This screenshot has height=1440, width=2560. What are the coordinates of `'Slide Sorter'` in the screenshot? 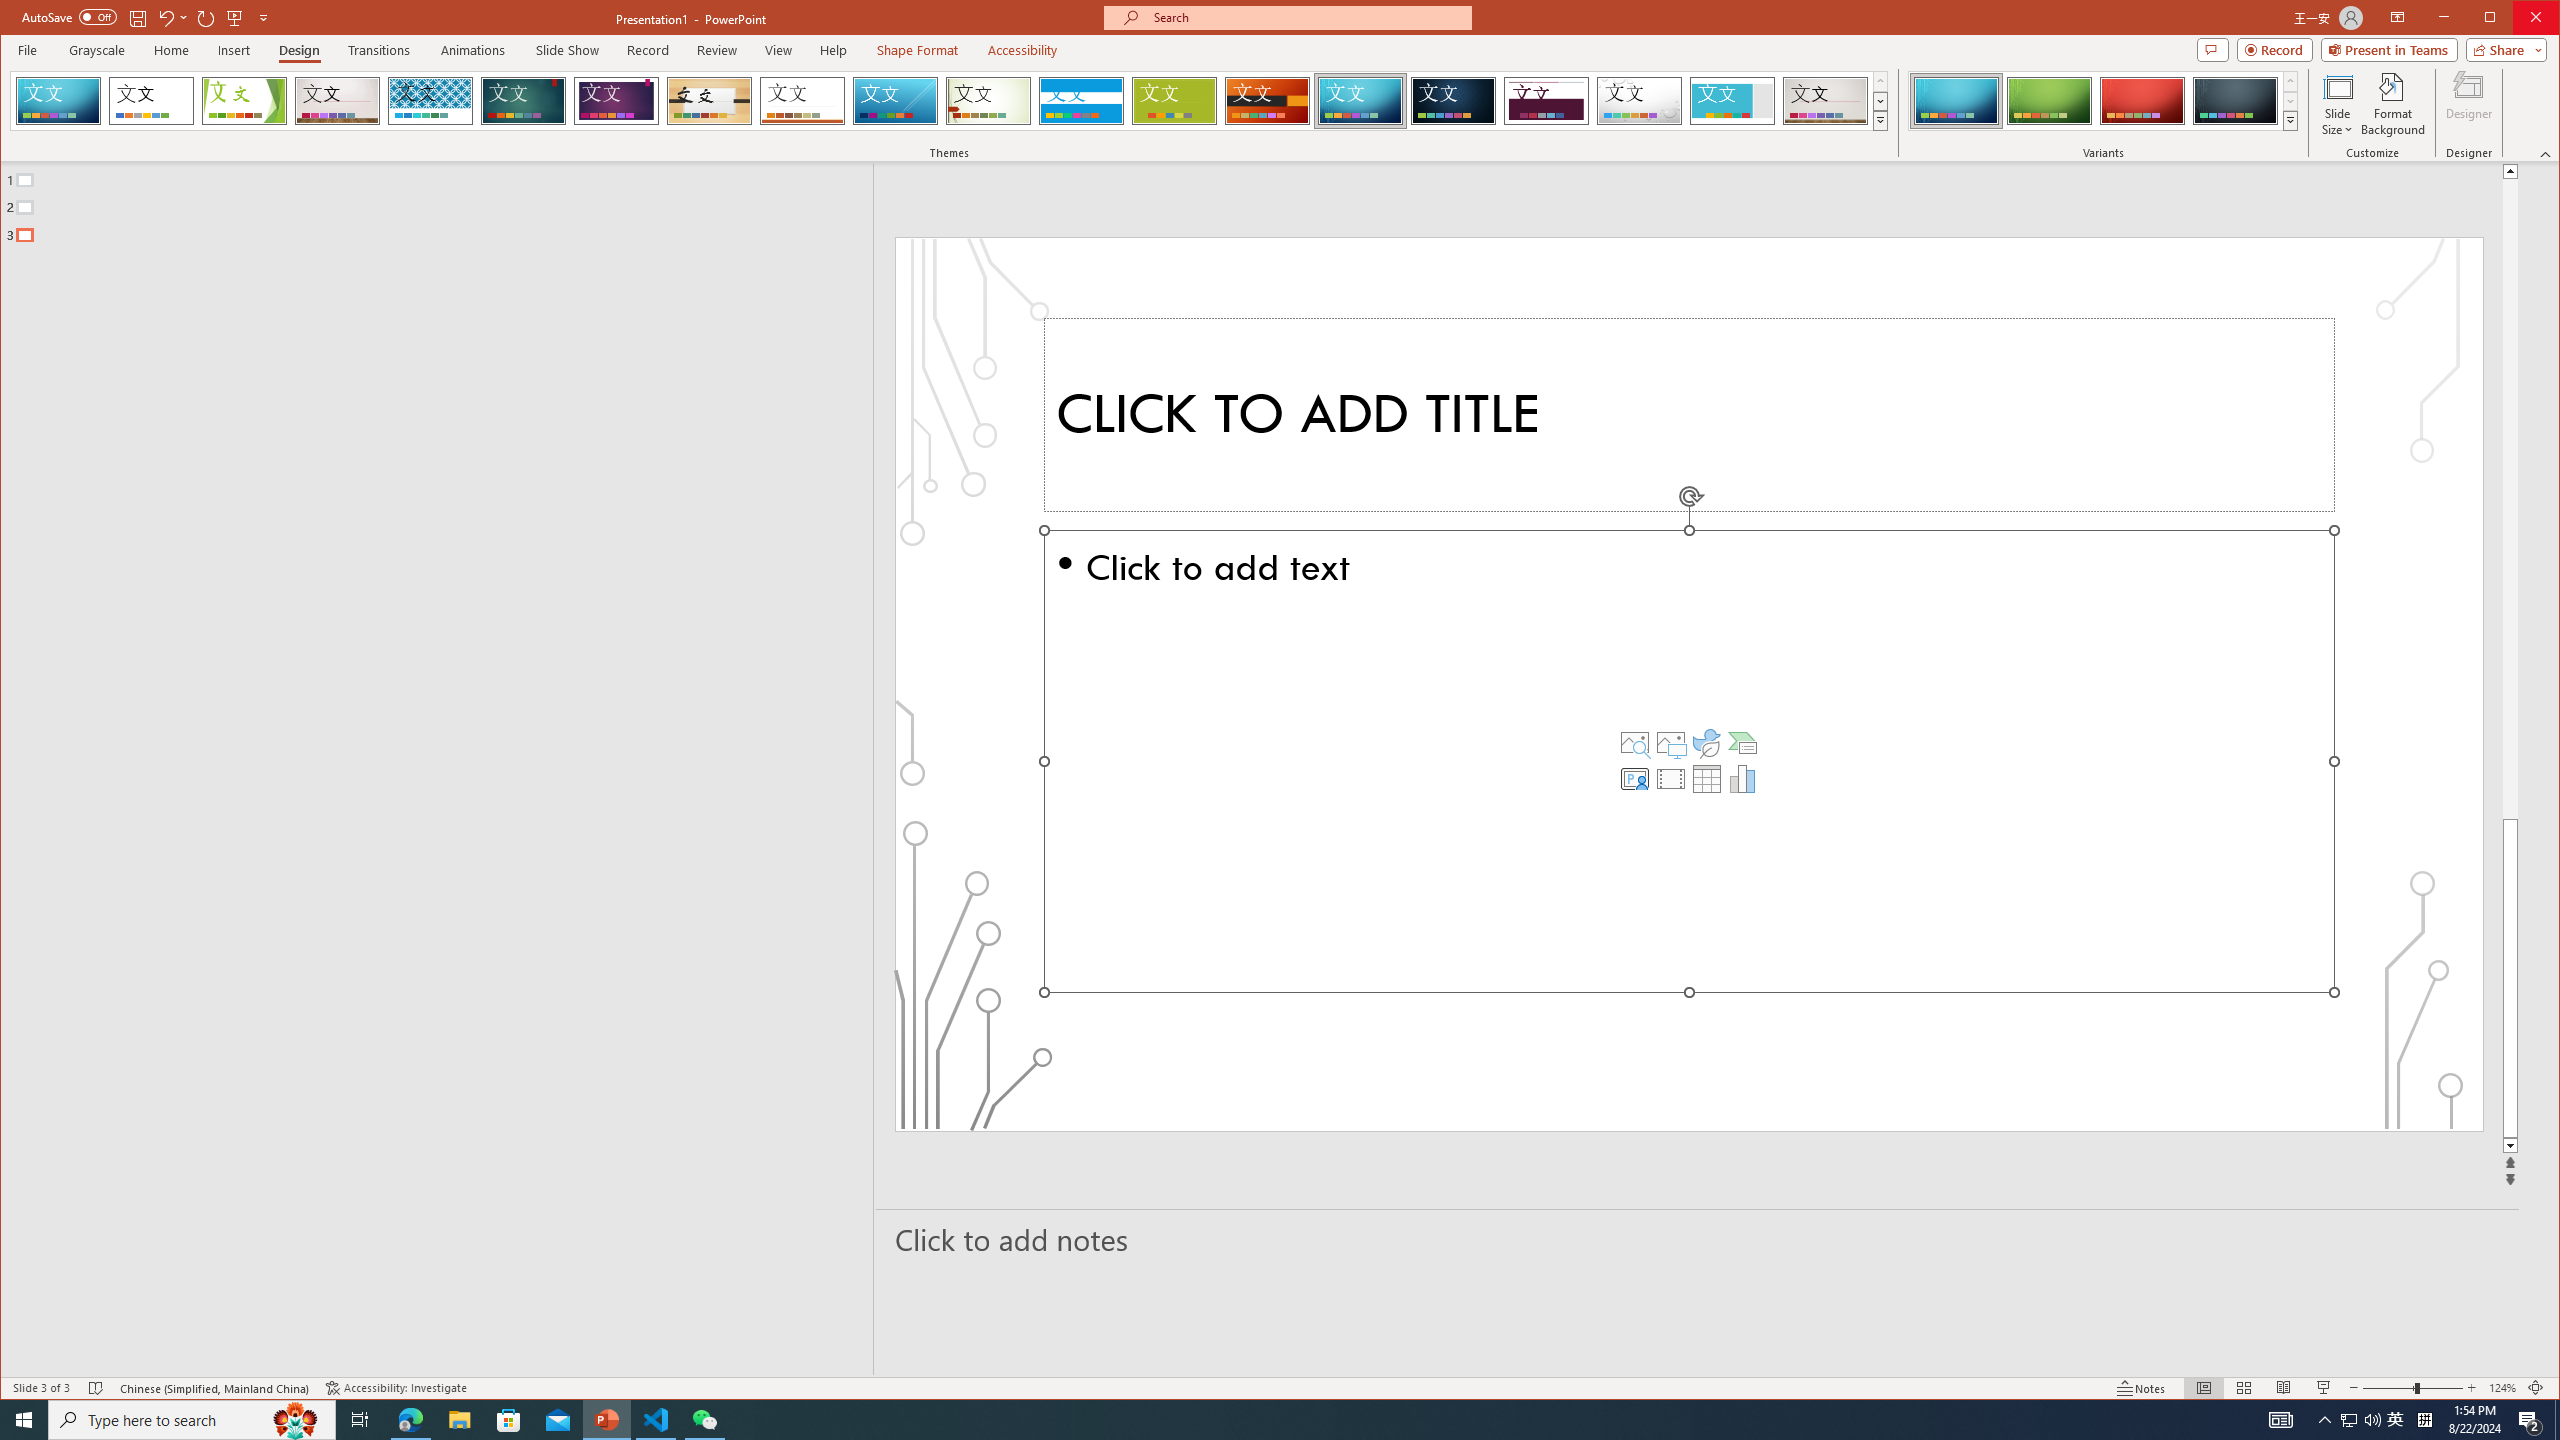 It's located at (2242, 1387).